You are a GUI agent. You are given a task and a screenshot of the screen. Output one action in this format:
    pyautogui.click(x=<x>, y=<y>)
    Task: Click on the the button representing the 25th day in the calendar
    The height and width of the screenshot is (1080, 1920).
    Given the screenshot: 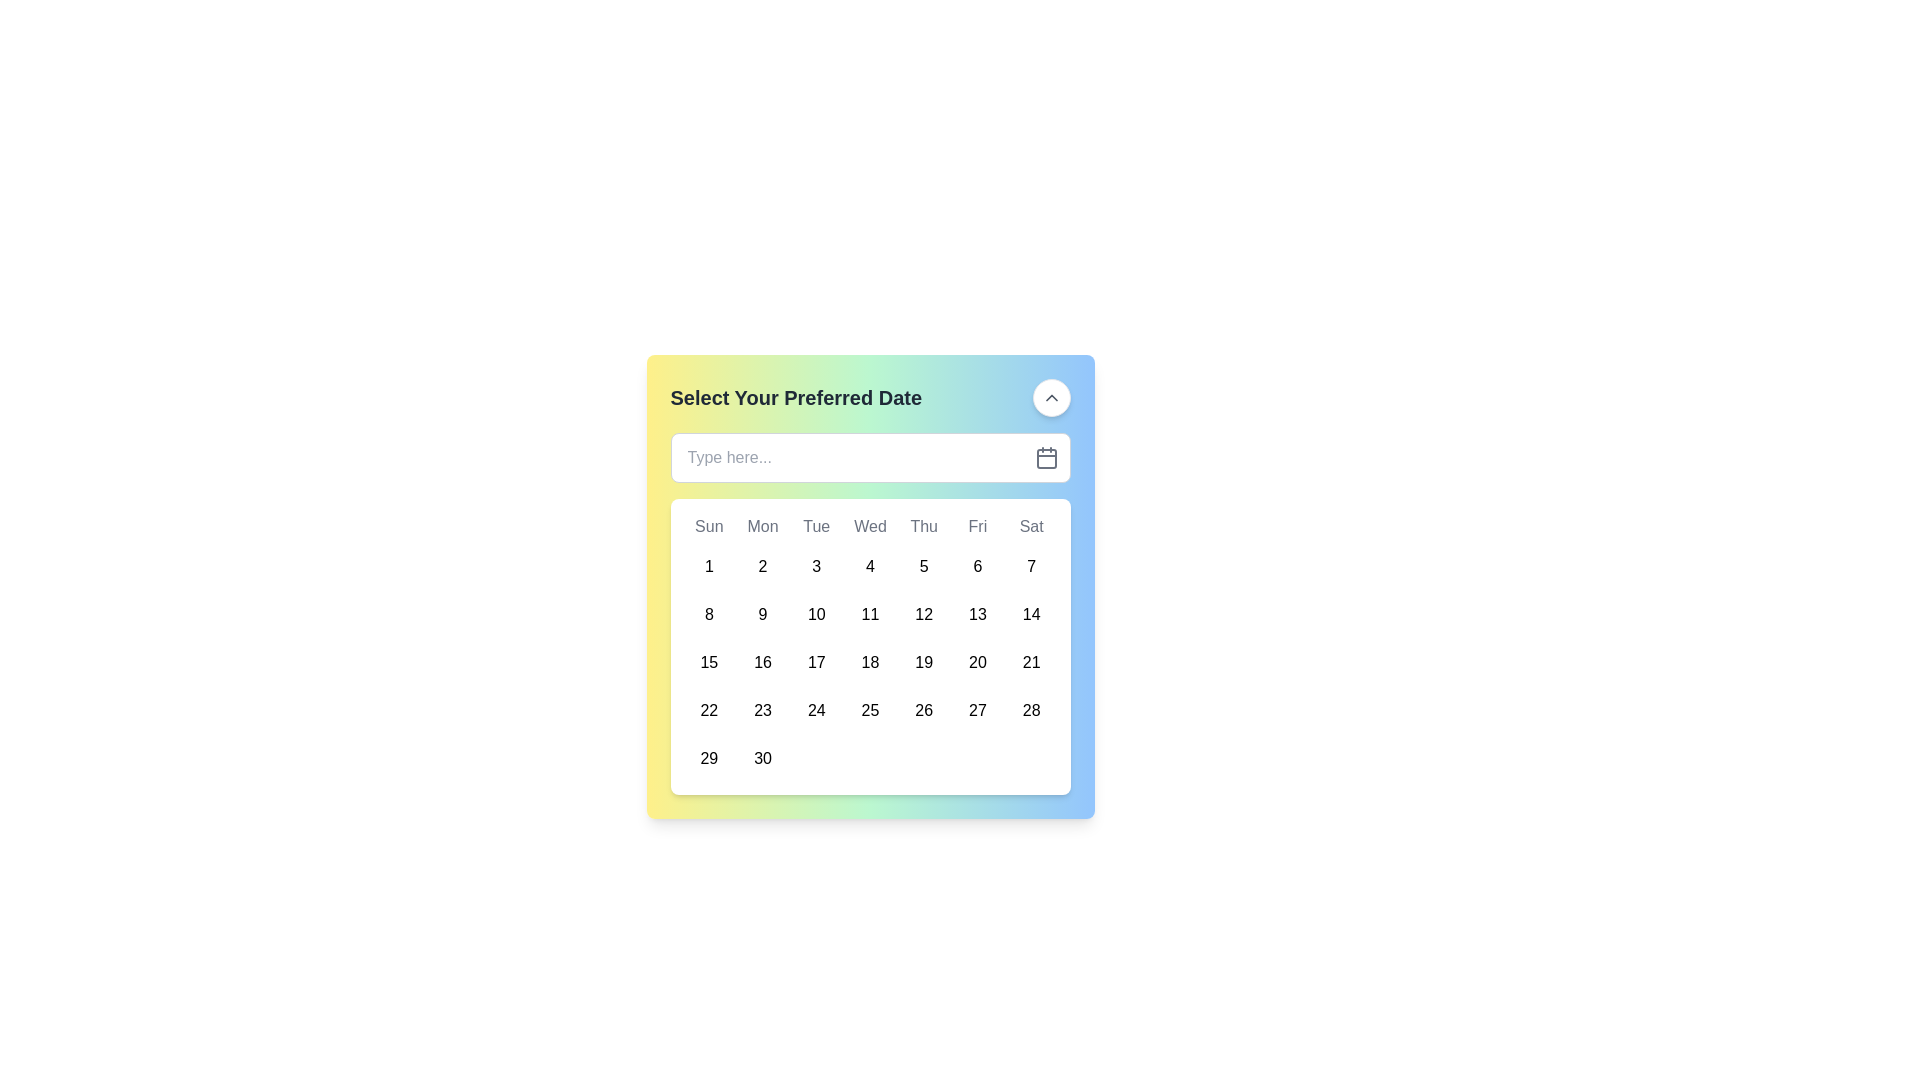 What is the action you would take?
    pyautogui.click(x=870, y=709)
    